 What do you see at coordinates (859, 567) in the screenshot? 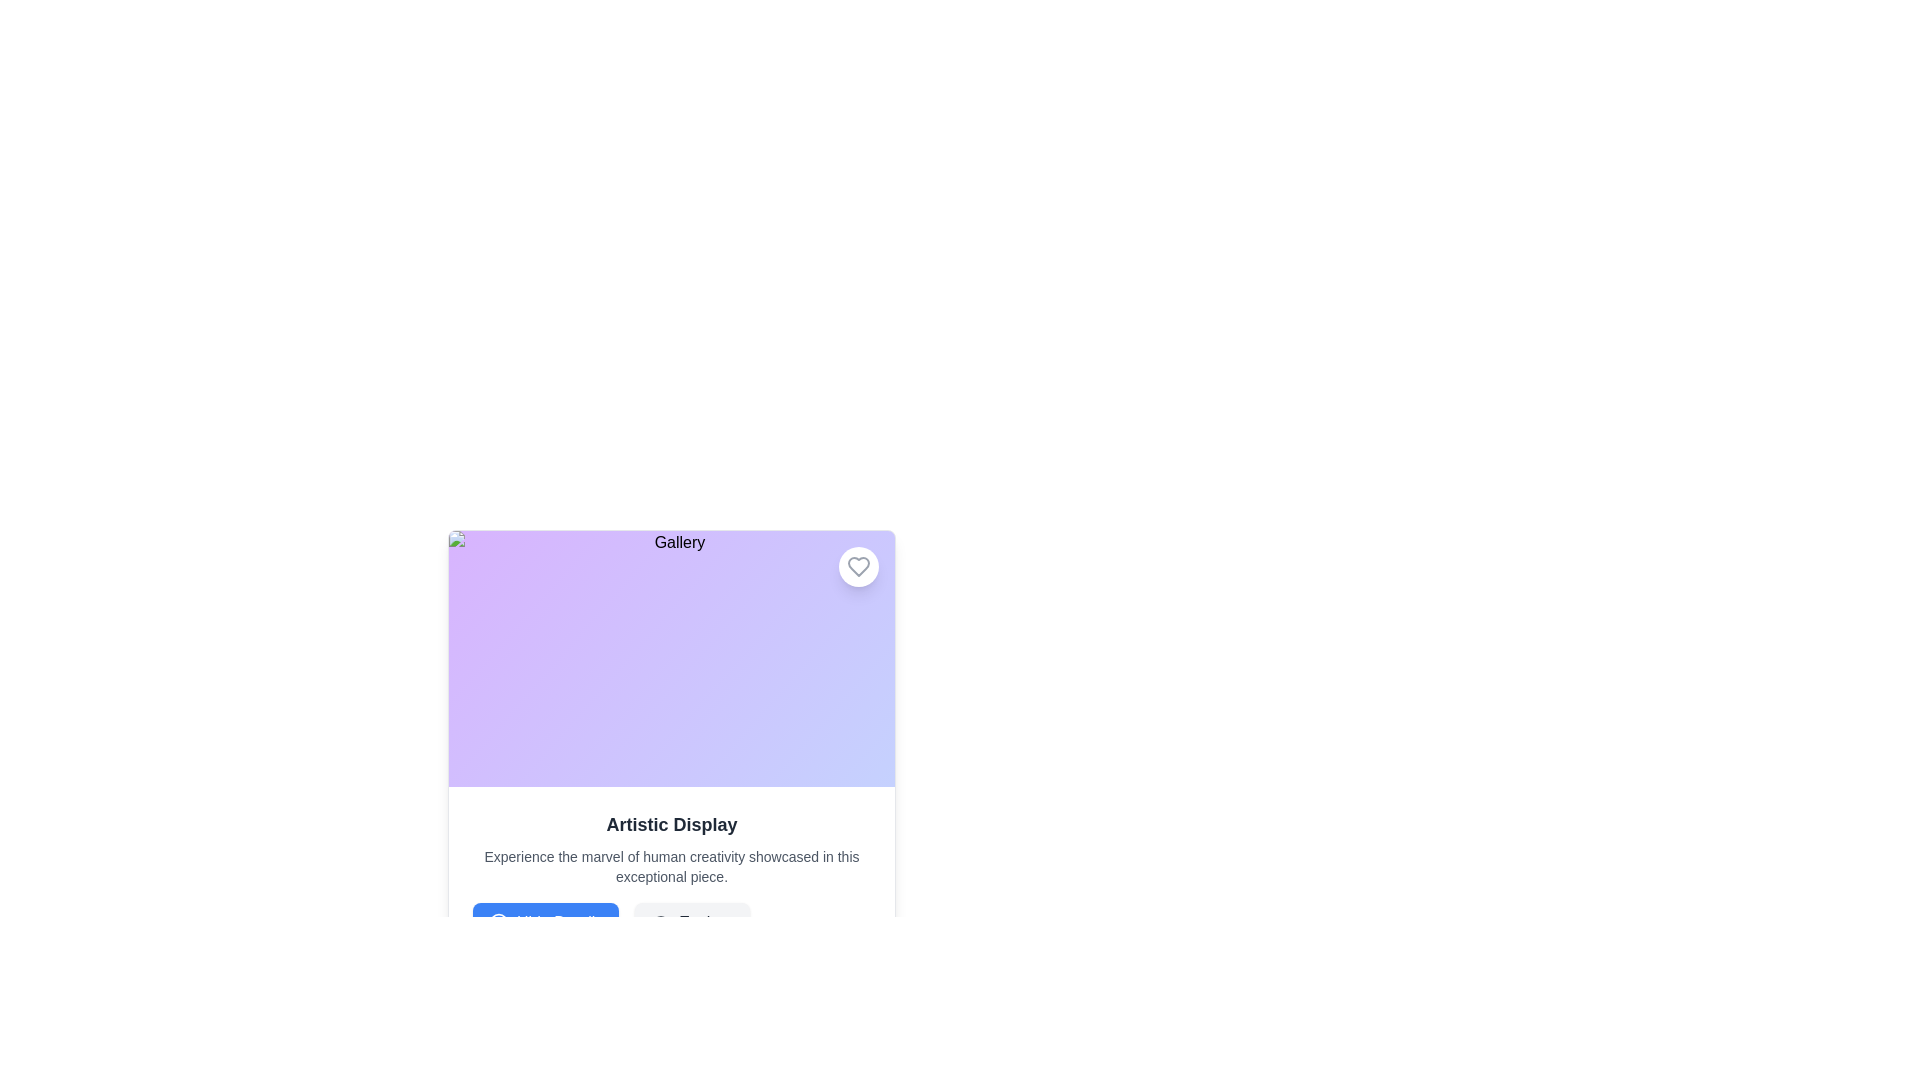
I see `the heart-shaped icon representing the favoriting feature located within the interactive button in the top-right corner of the card` at bounding box center [859, 567].